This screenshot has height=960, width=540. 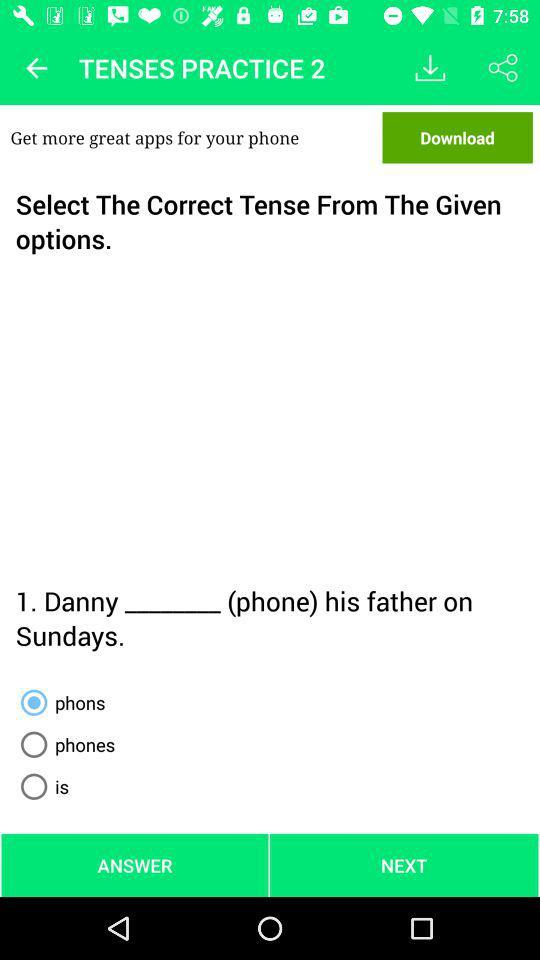 I want to click on the phons radio button, so click(x=59, y=702).